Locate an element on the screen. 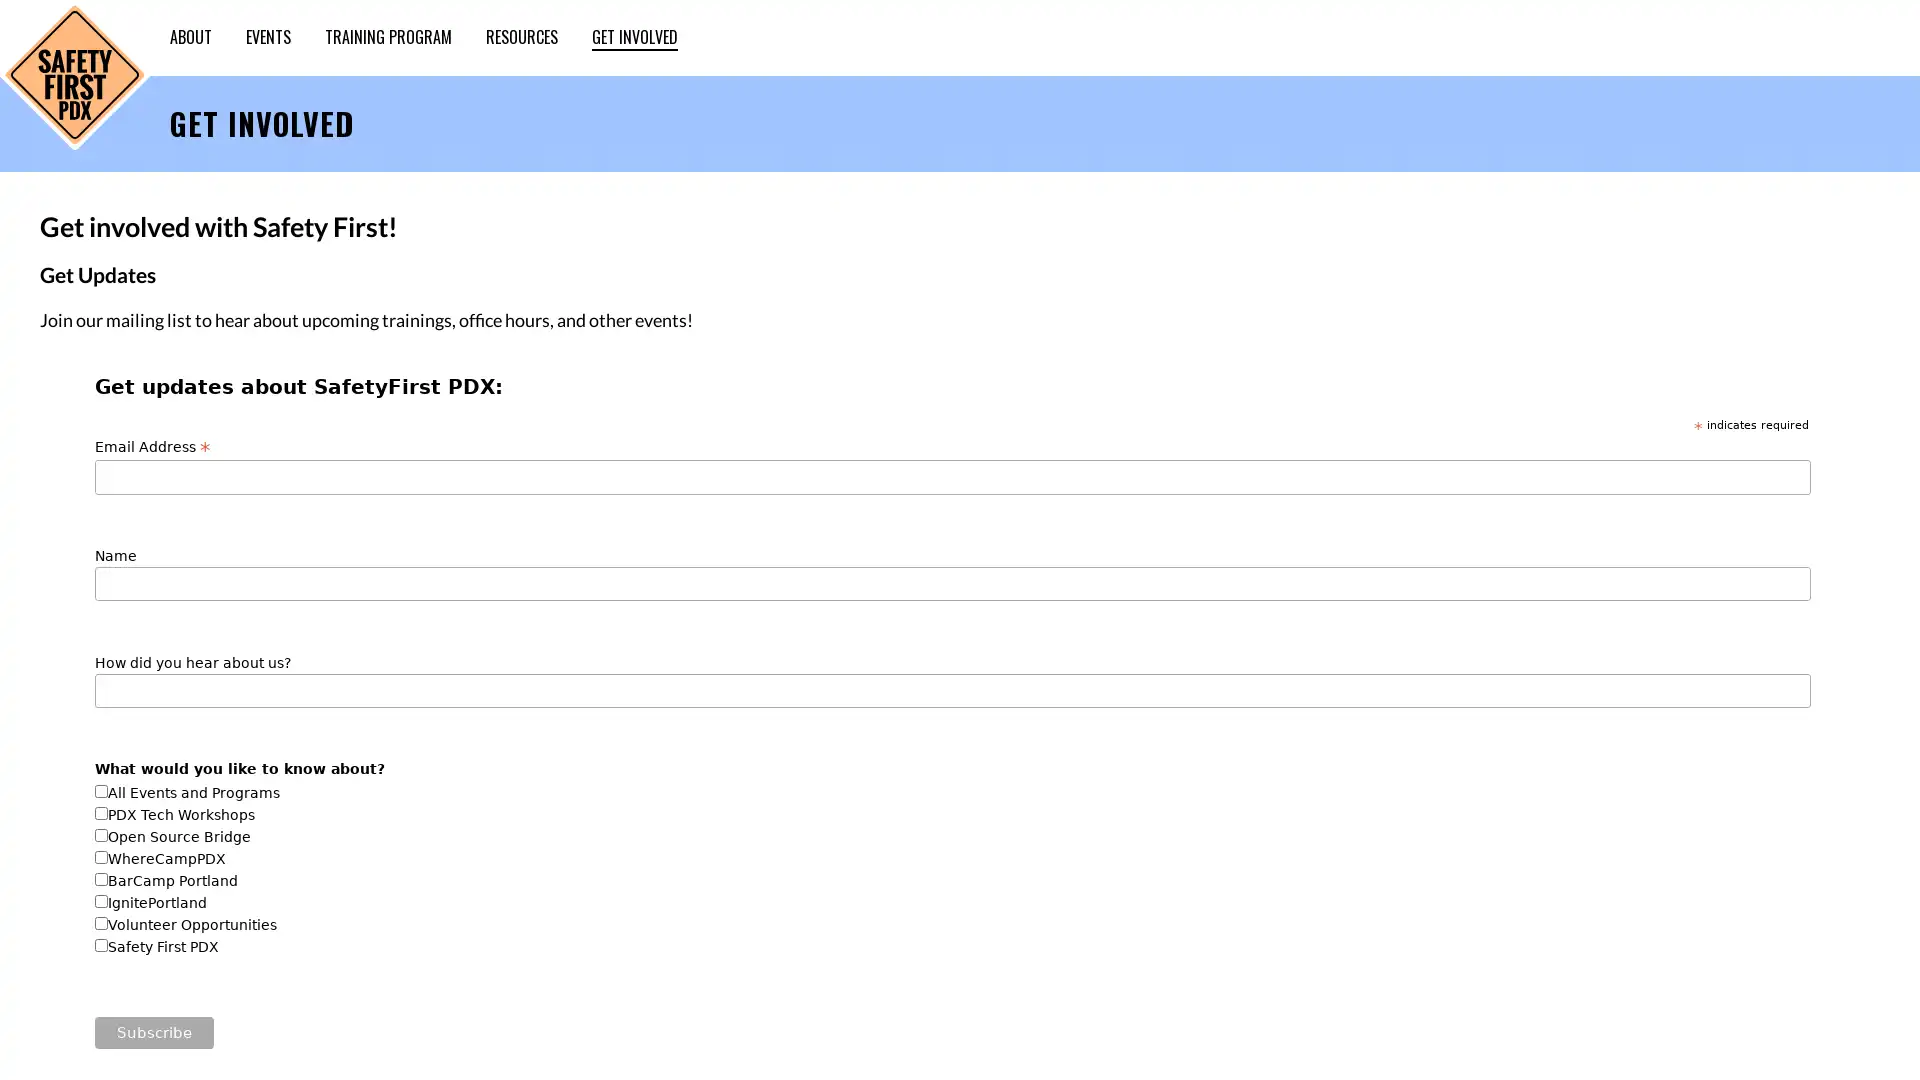 Image resolution: width=1920 pixels, height=1080 pixels. Subscribe is located at coordinates (153, 1032).